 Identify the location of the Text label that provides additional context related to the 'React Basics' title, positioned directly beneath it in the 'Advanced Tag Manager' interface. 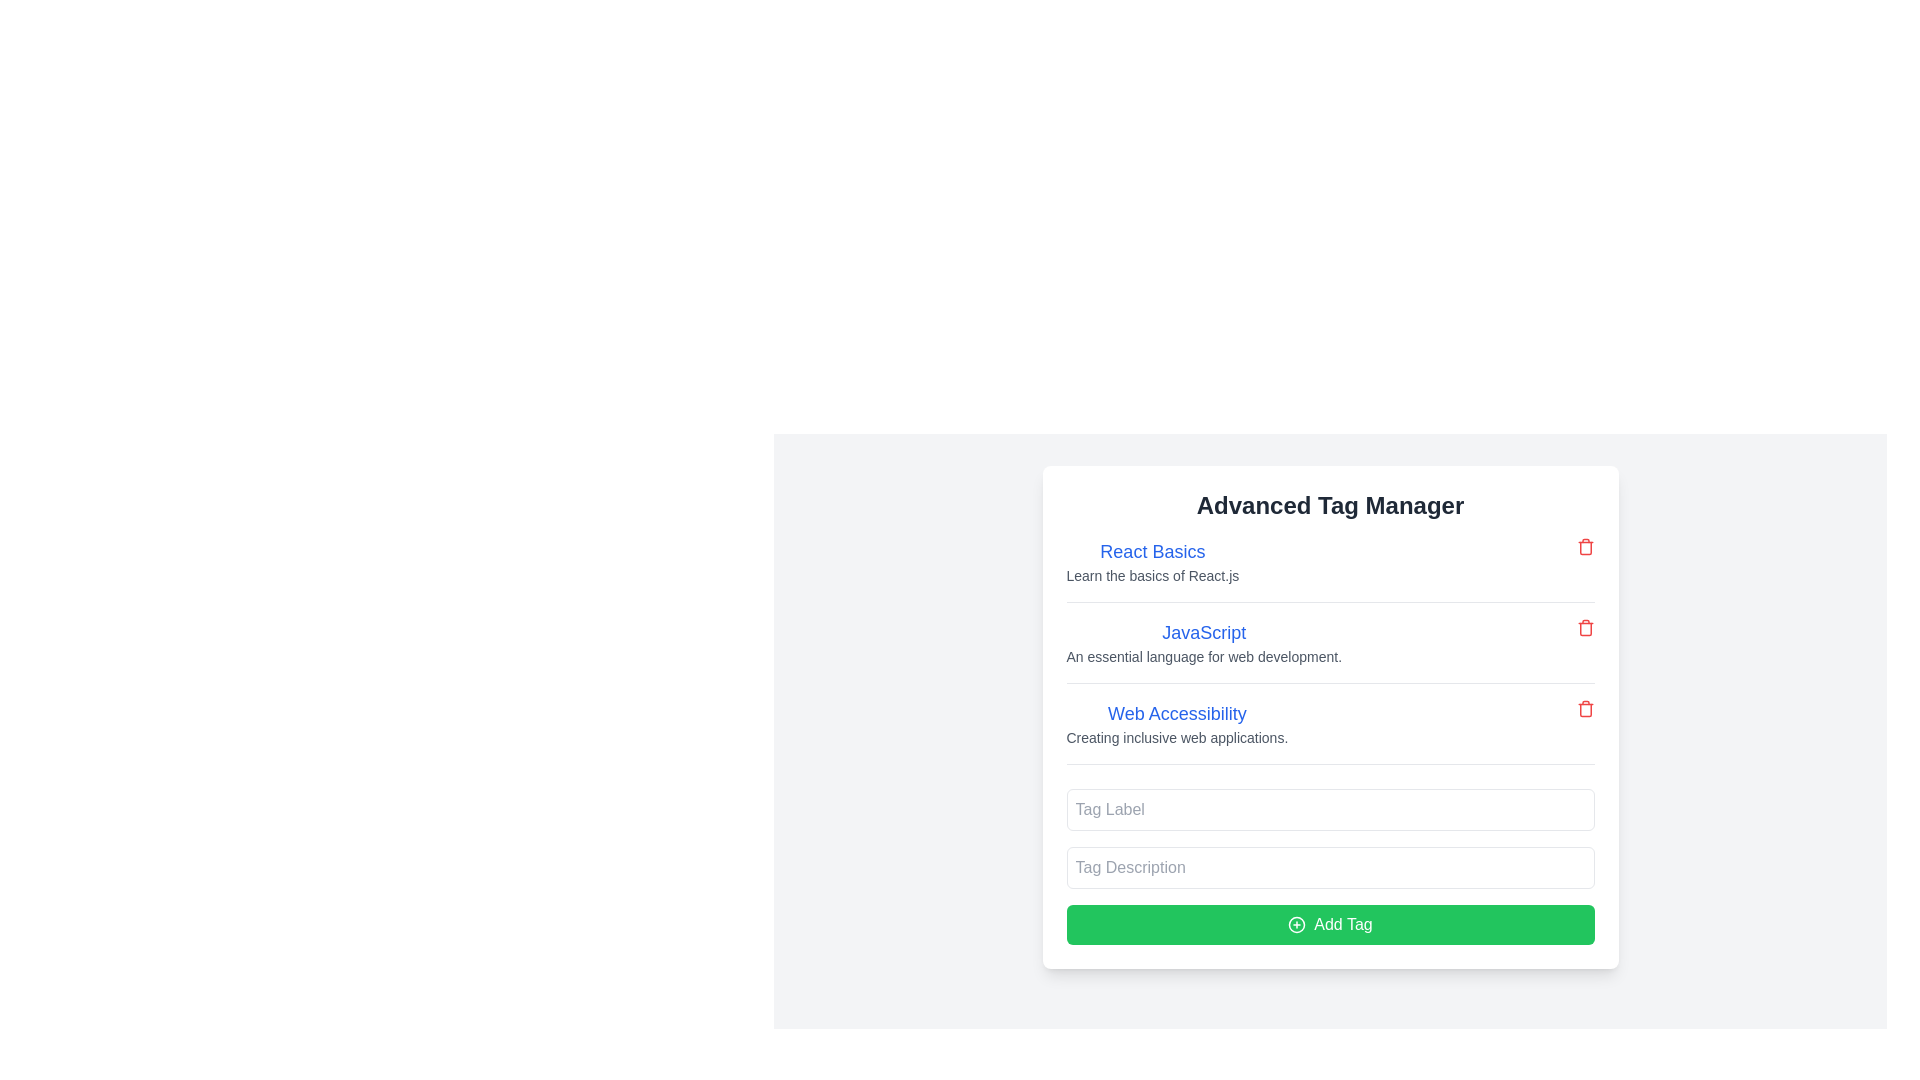
(1152, 575).